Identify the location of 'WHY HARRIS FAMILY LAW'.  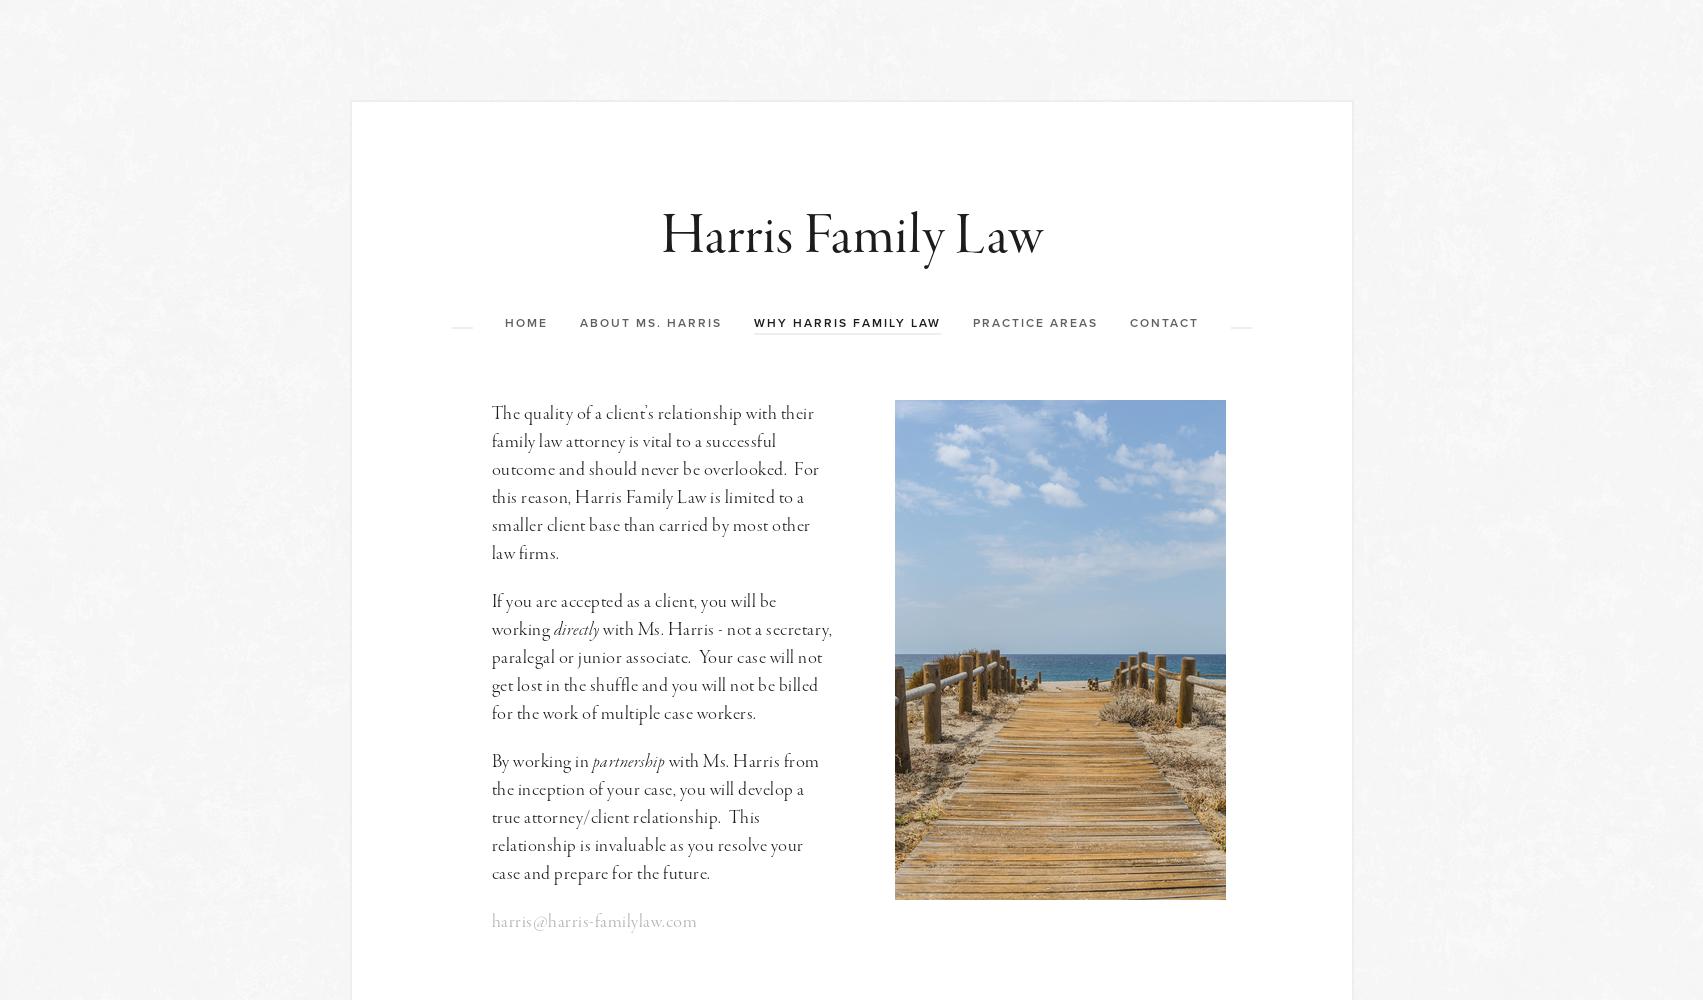
(846, 322).